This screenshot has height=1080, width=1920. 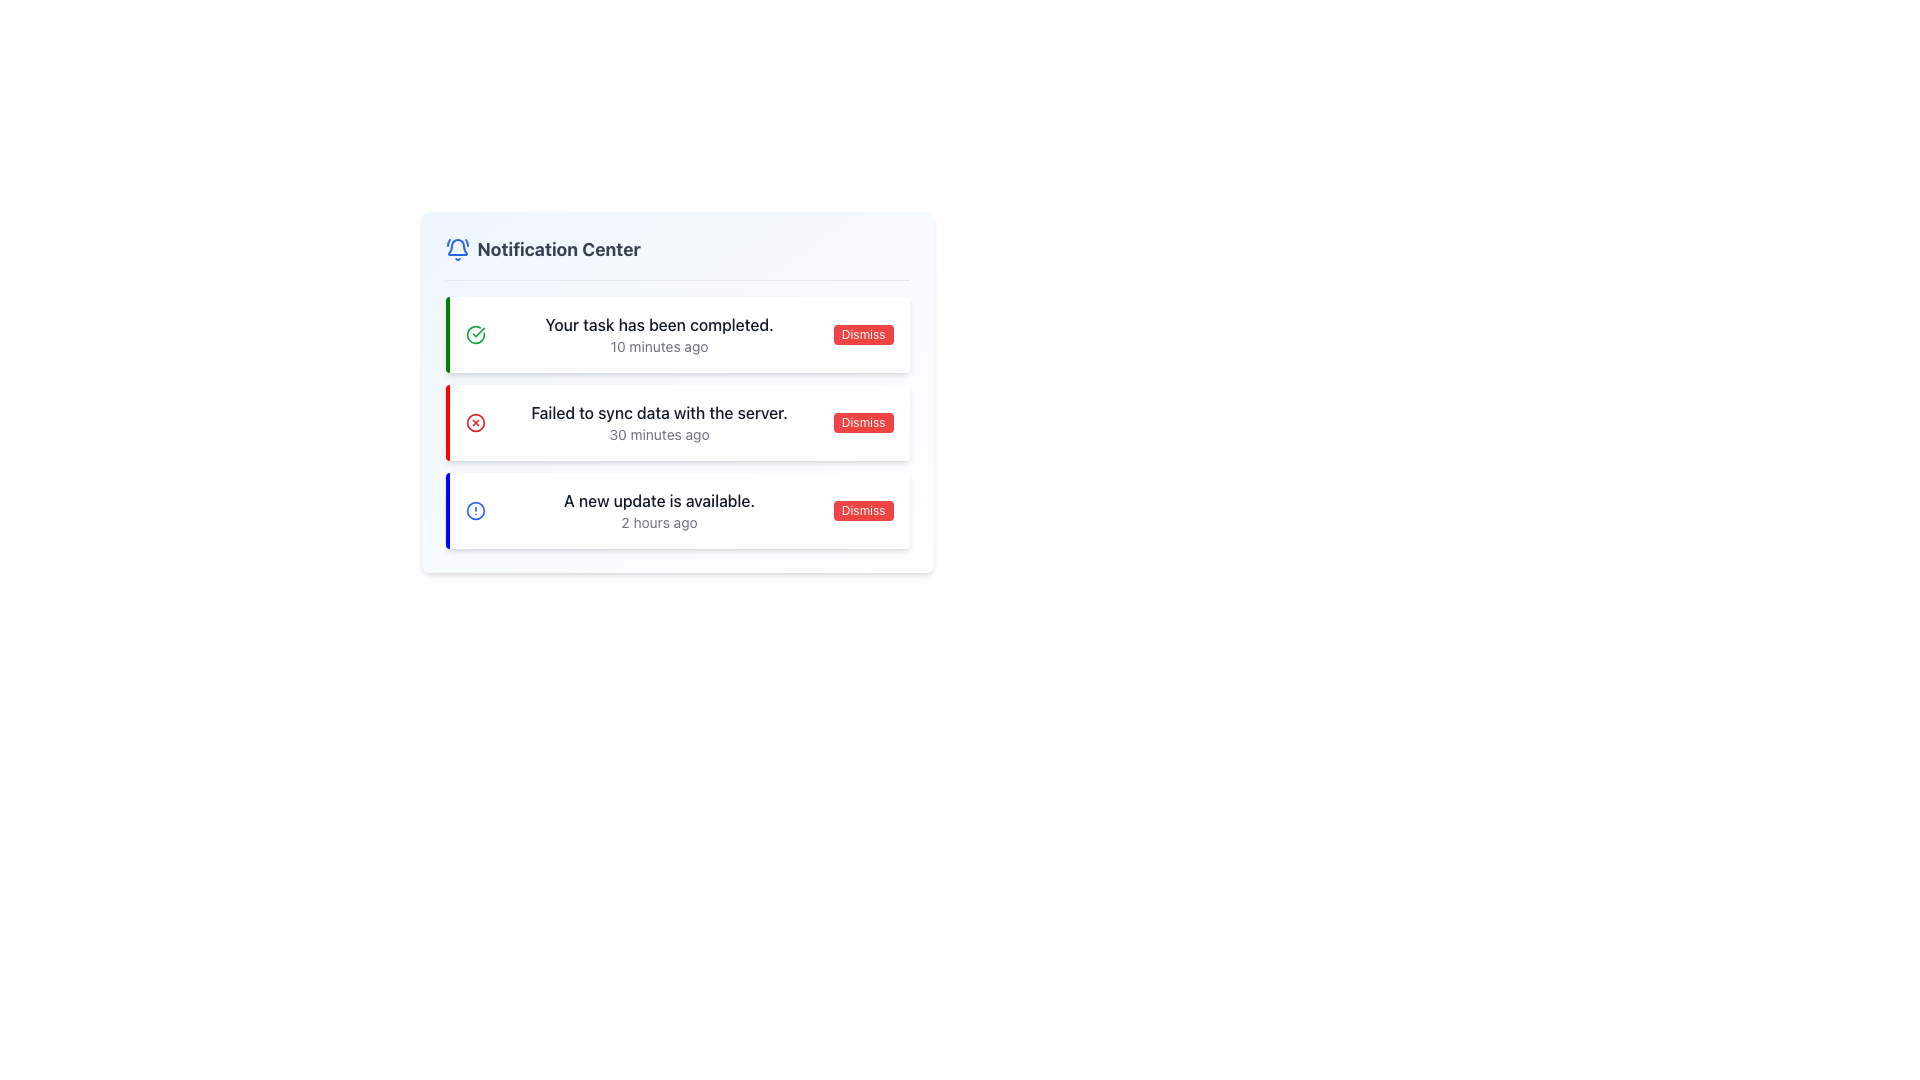 I want to click on the 'Dismiss' button with a red background and white text, so click(x=863, y=422).